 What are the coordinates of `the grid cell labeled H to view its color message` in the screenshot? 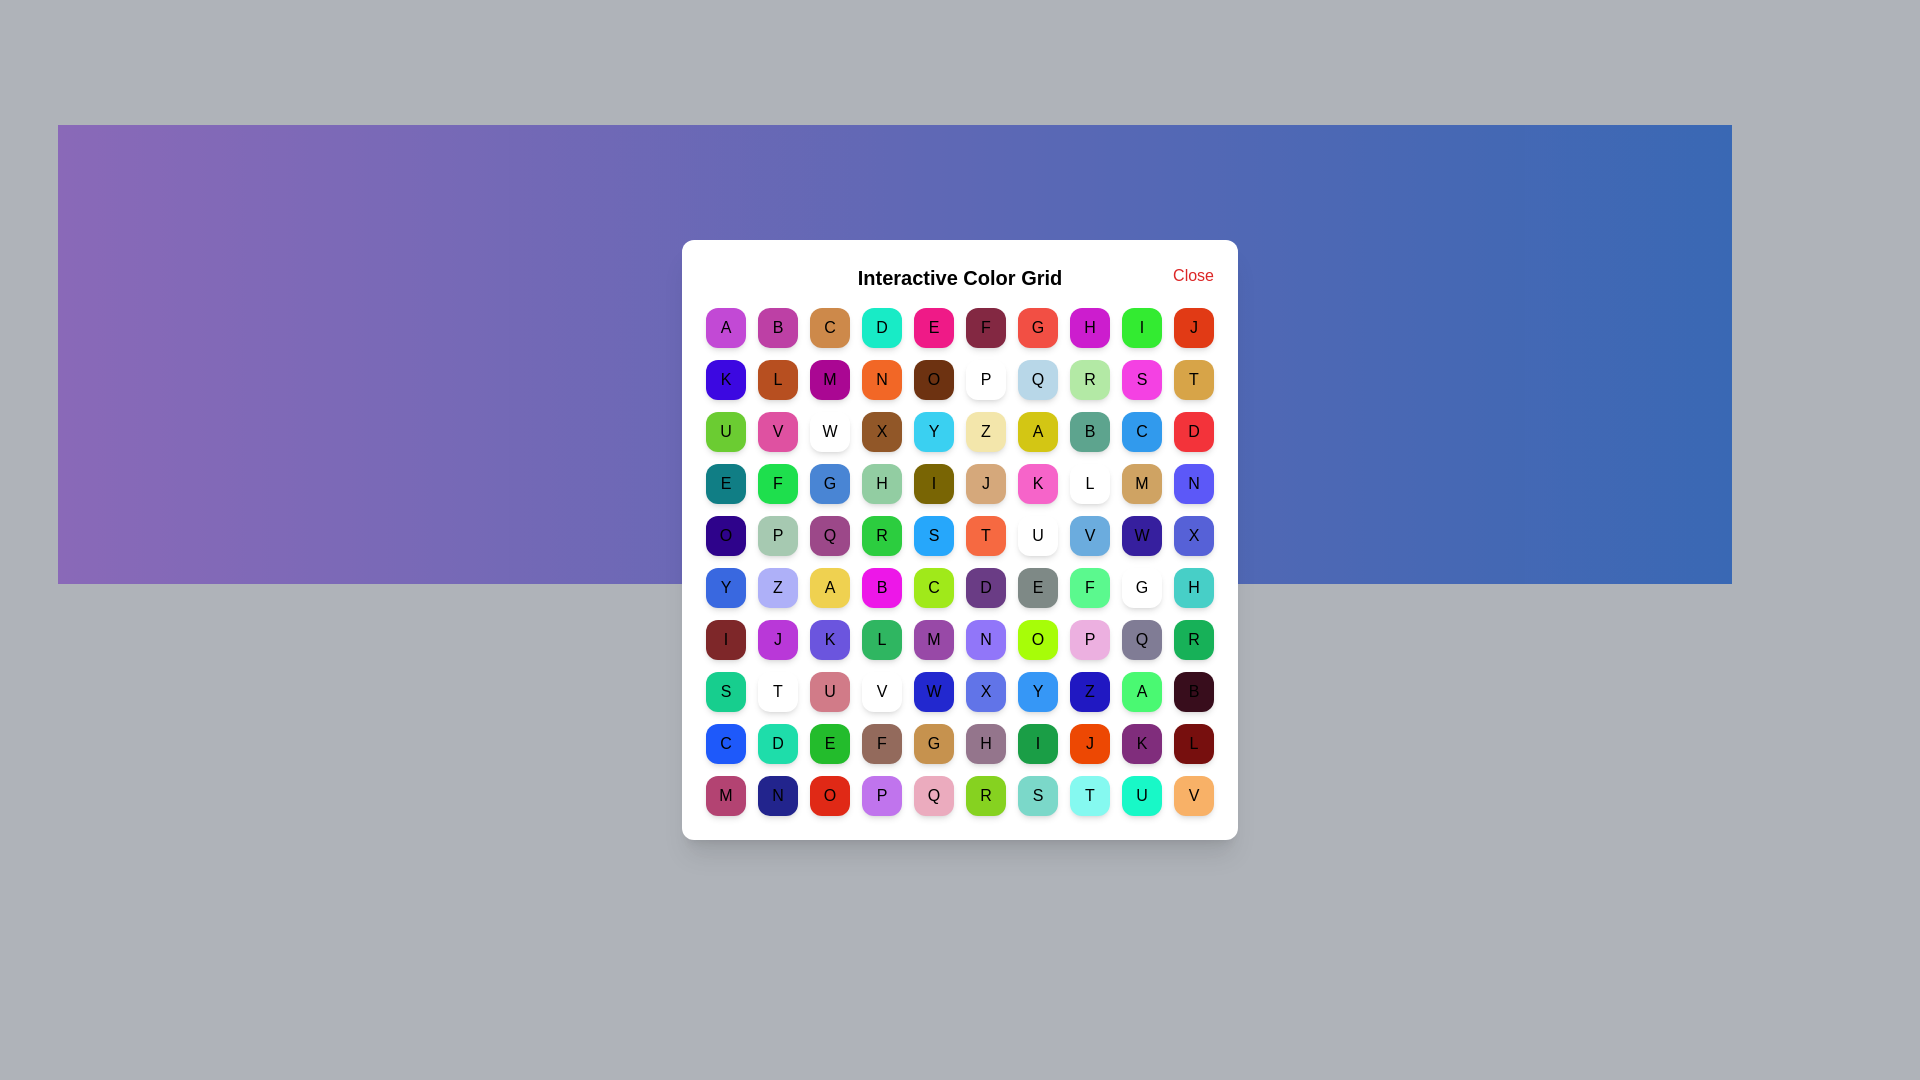 It's located at (1088, 326).